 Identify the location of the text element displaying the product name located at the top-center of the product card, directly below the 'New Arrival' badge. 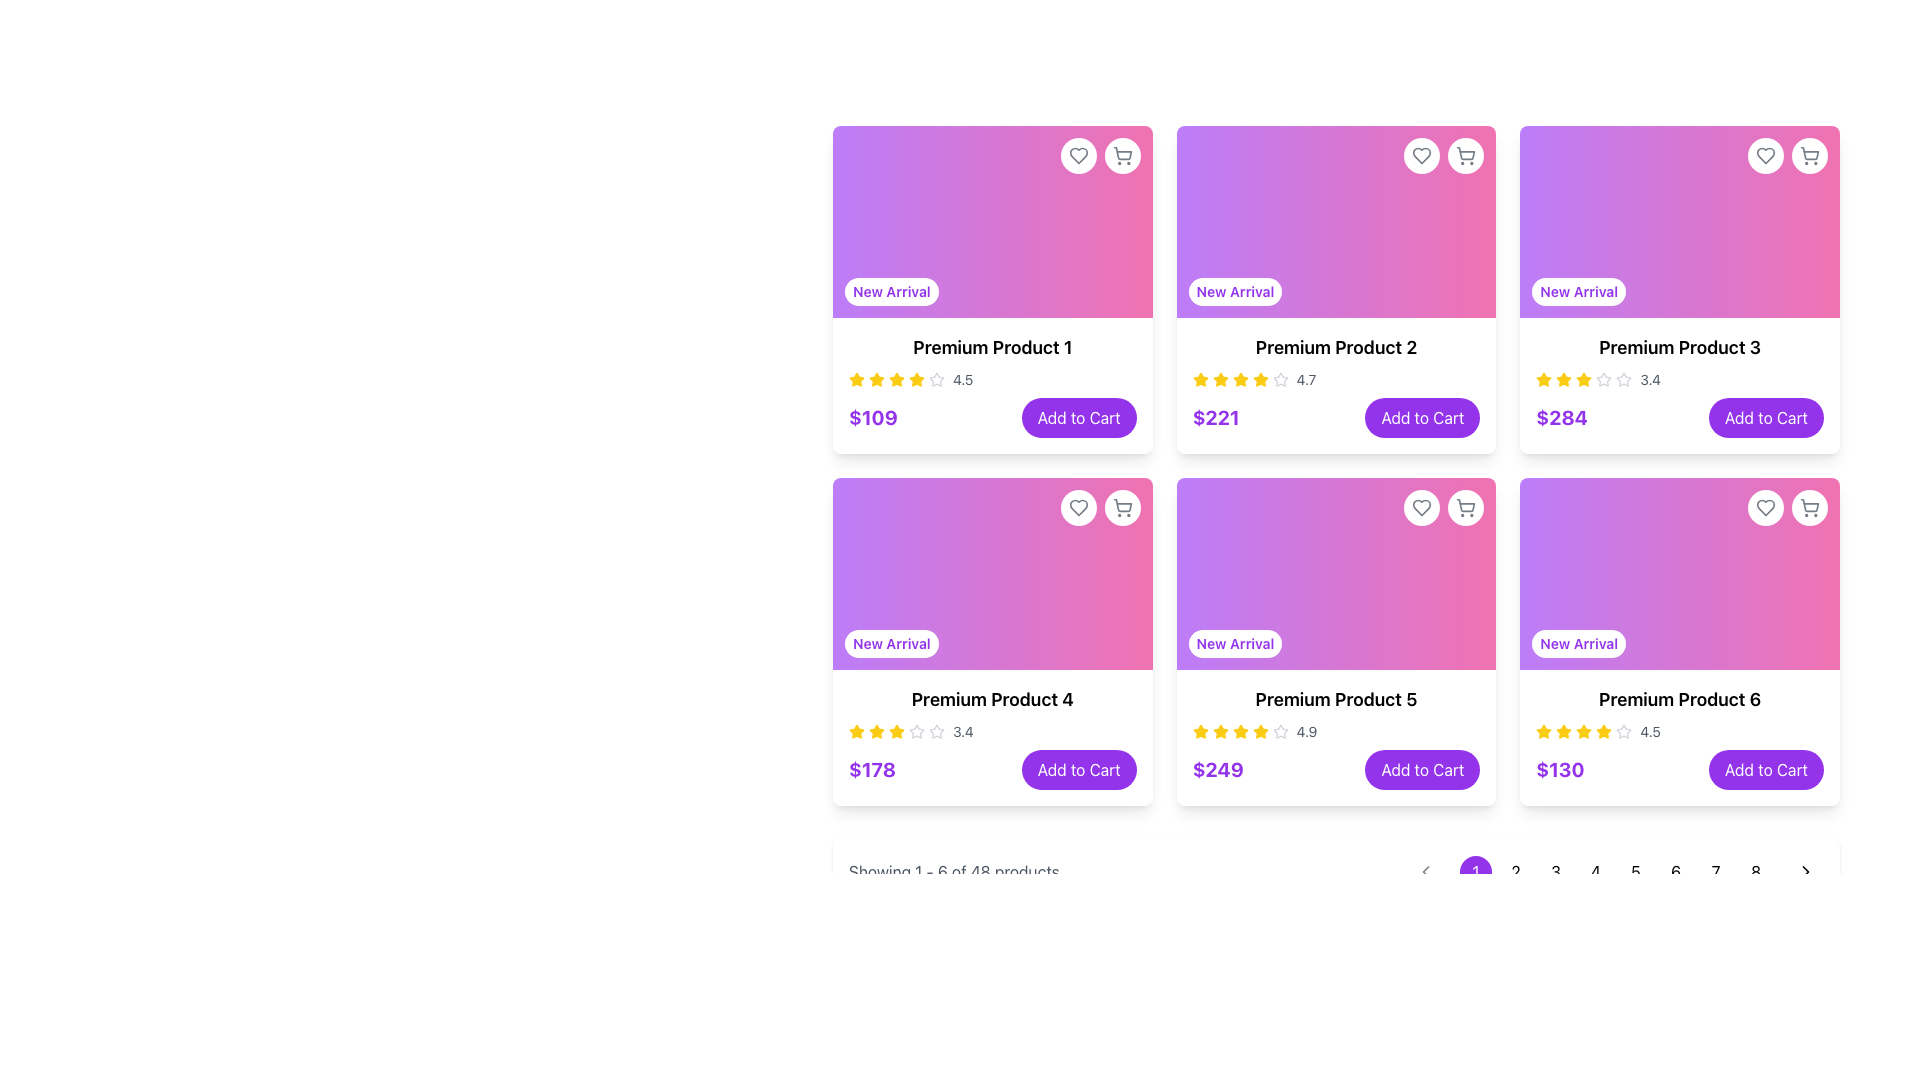
(992, 346).